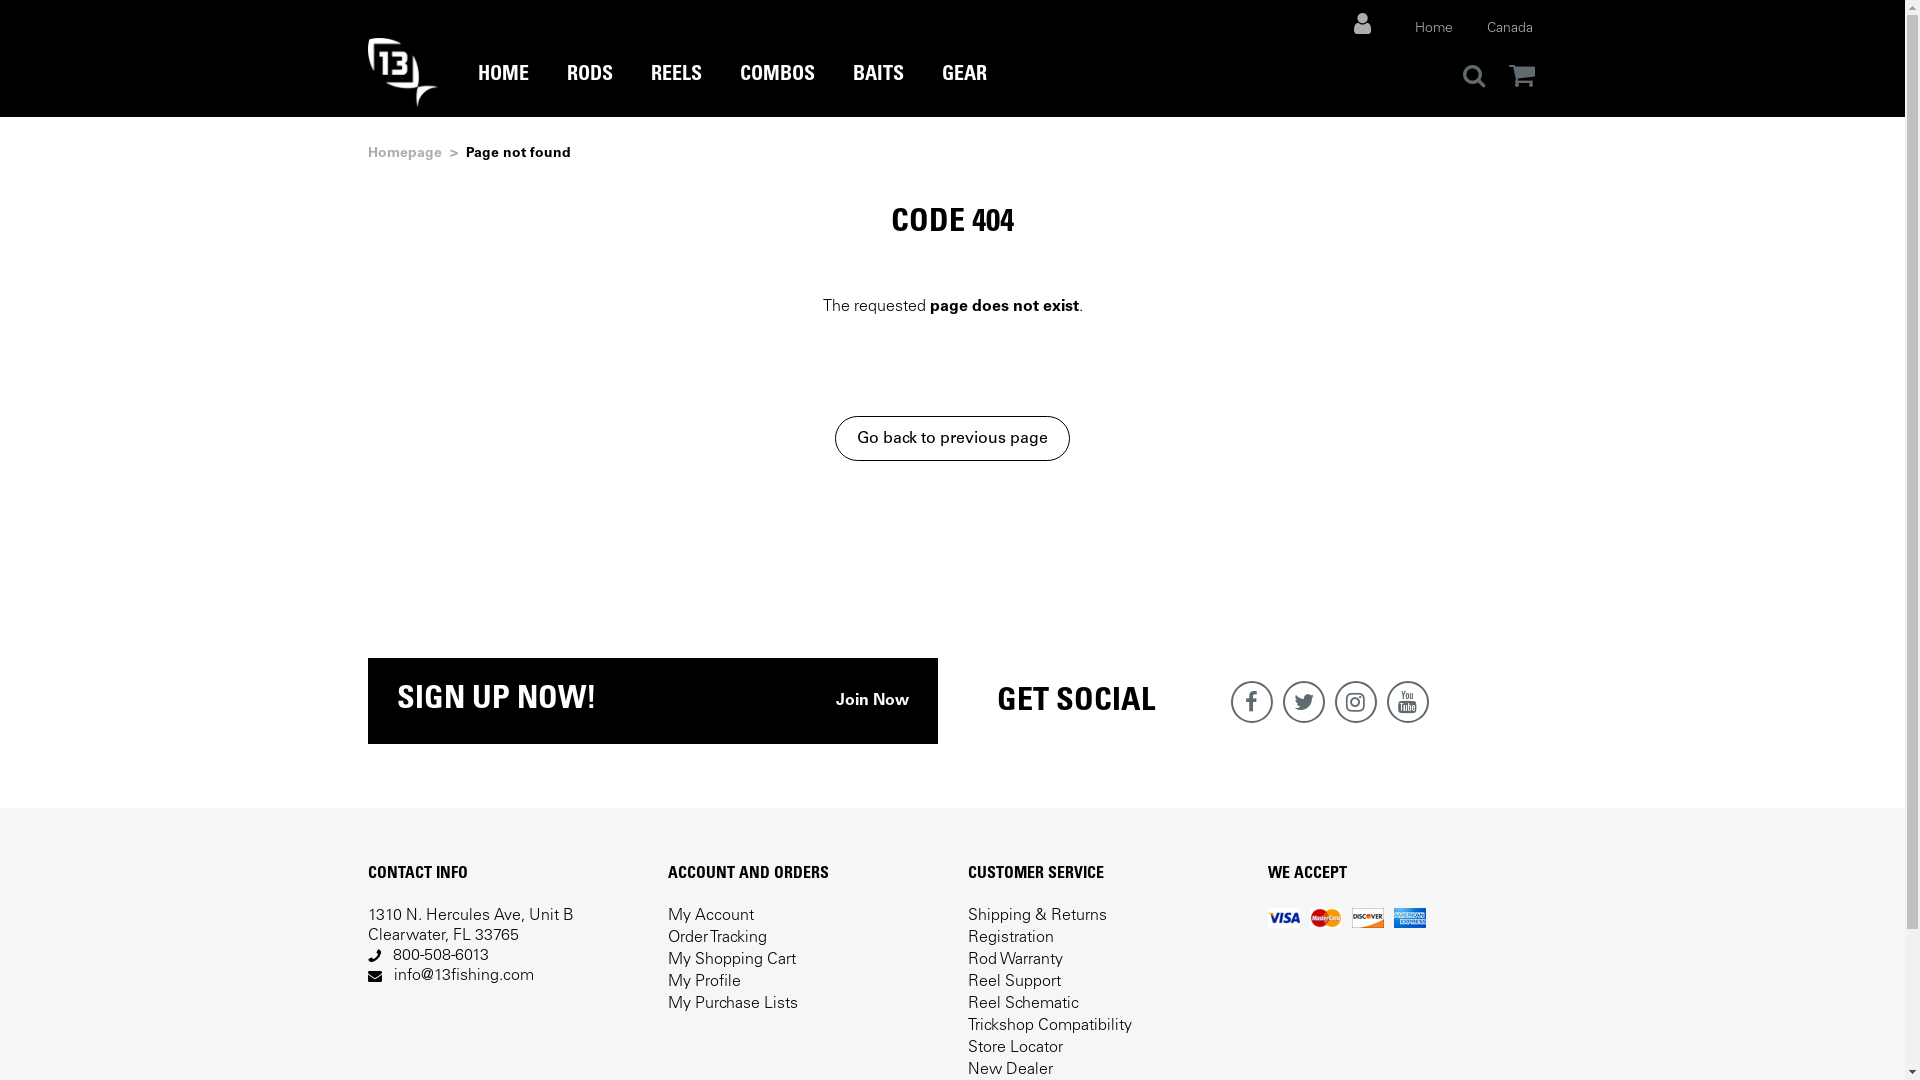 The image size is (1920, 1080). I want to click on 'Canada', so click(1508, 29).